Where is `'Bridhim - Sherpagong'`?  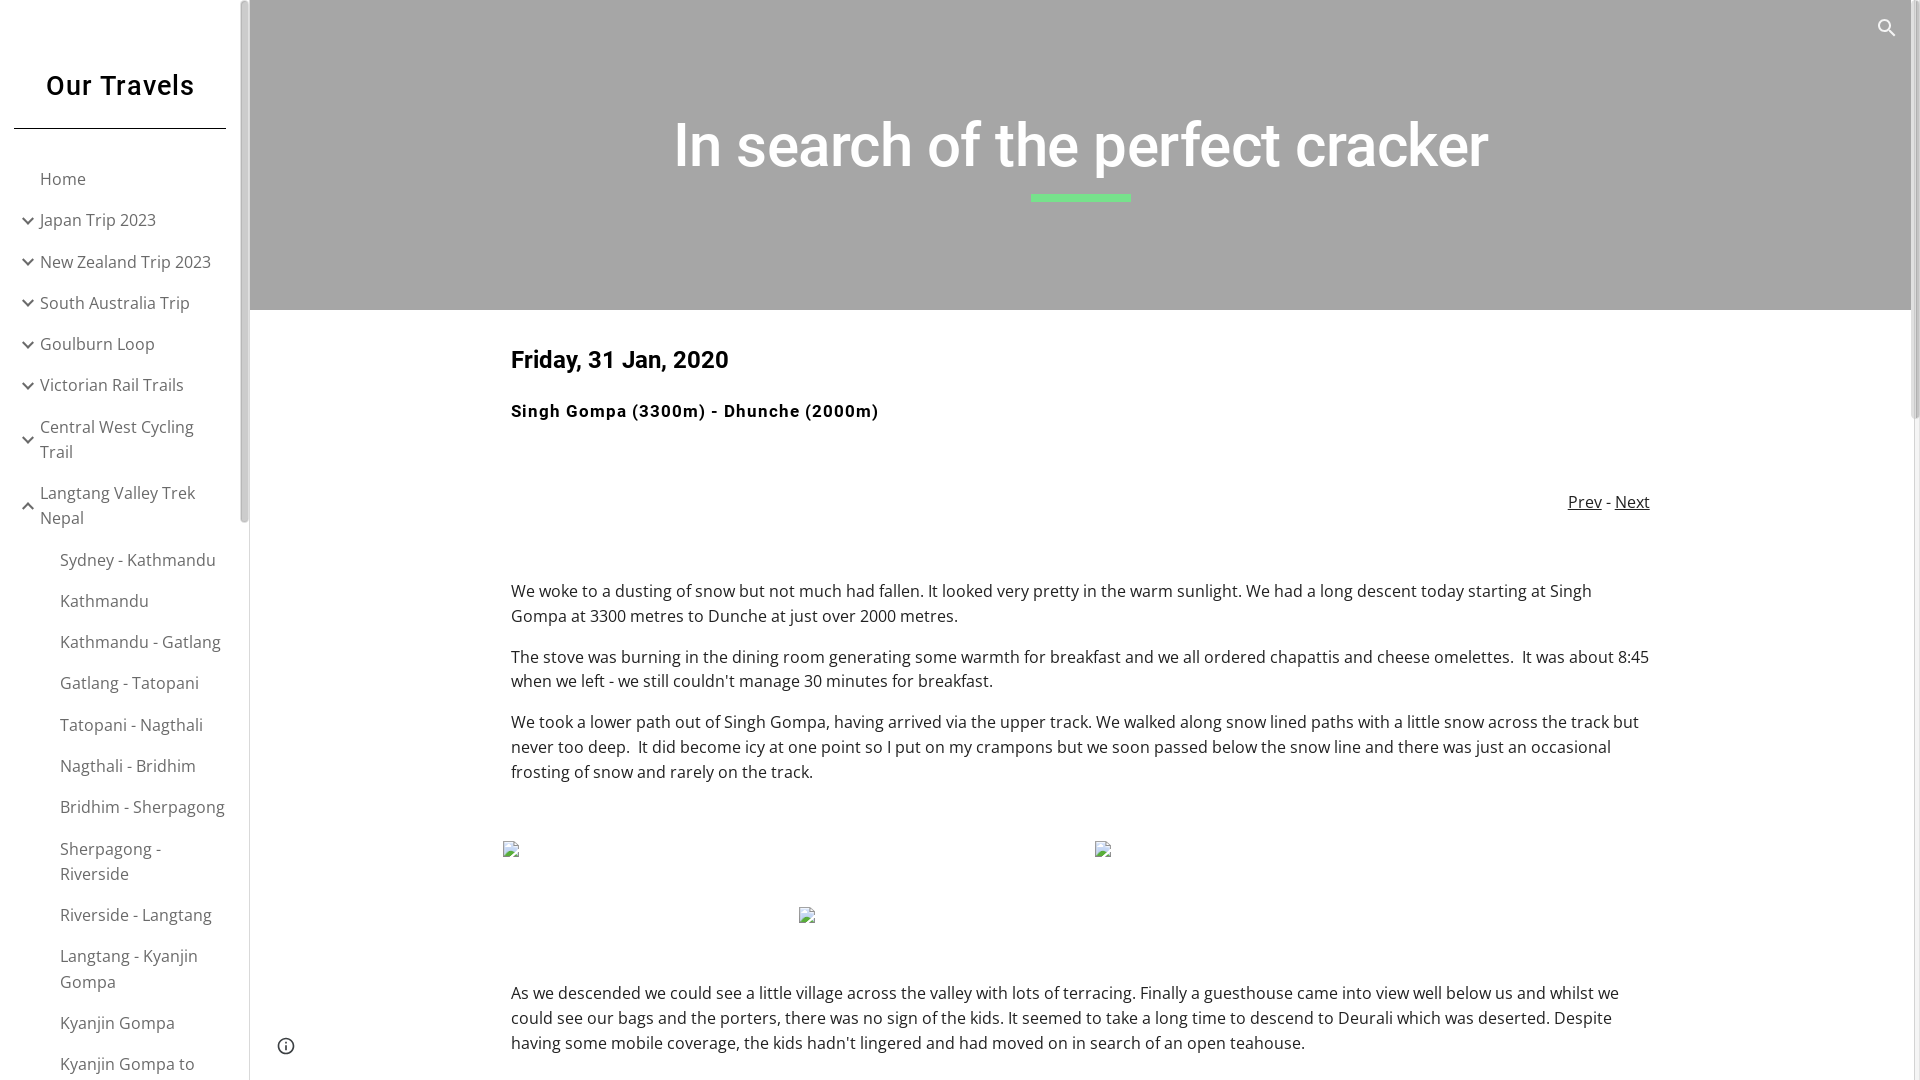 'Bridhim - Sherpagong' is located at coordinates (141, 806).